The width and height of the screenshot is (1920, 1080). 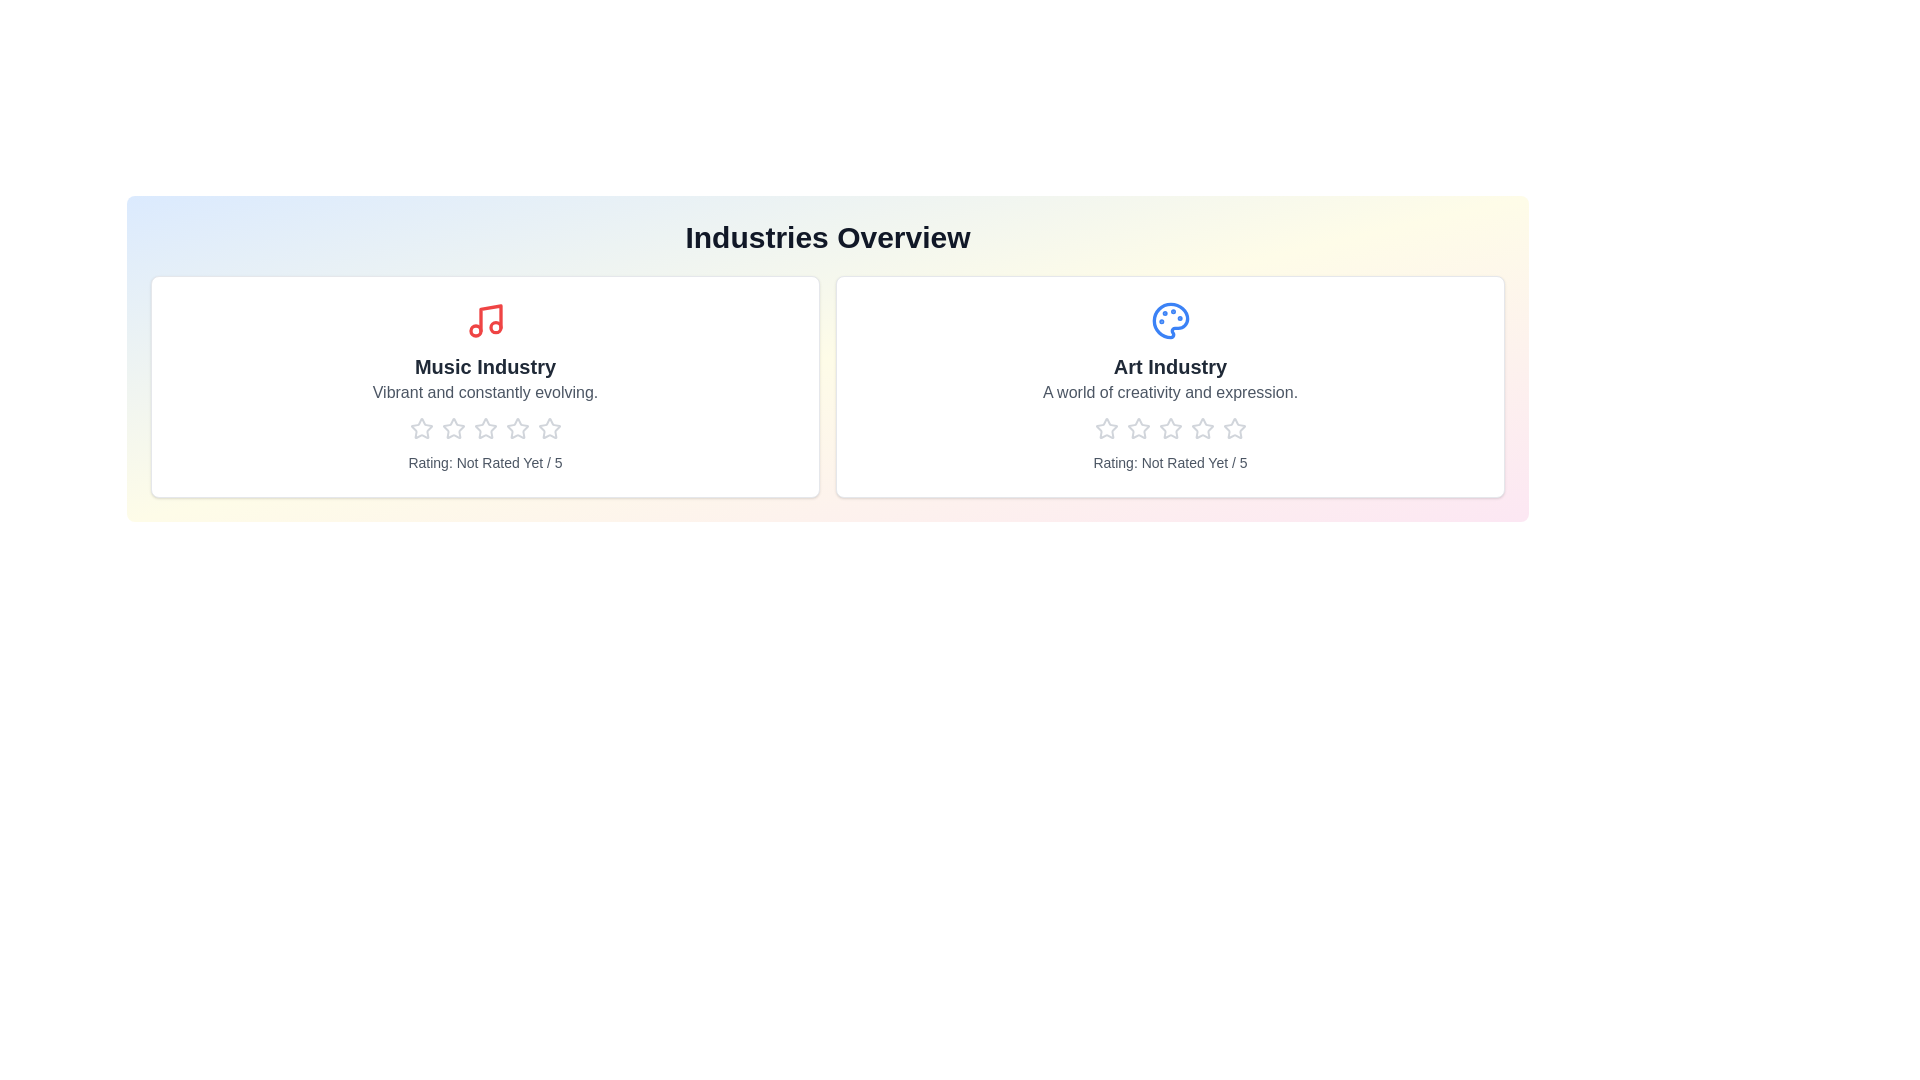 I want to click on the star corresponding to 5 stars to preview the rating, so click(x=549, y=427).